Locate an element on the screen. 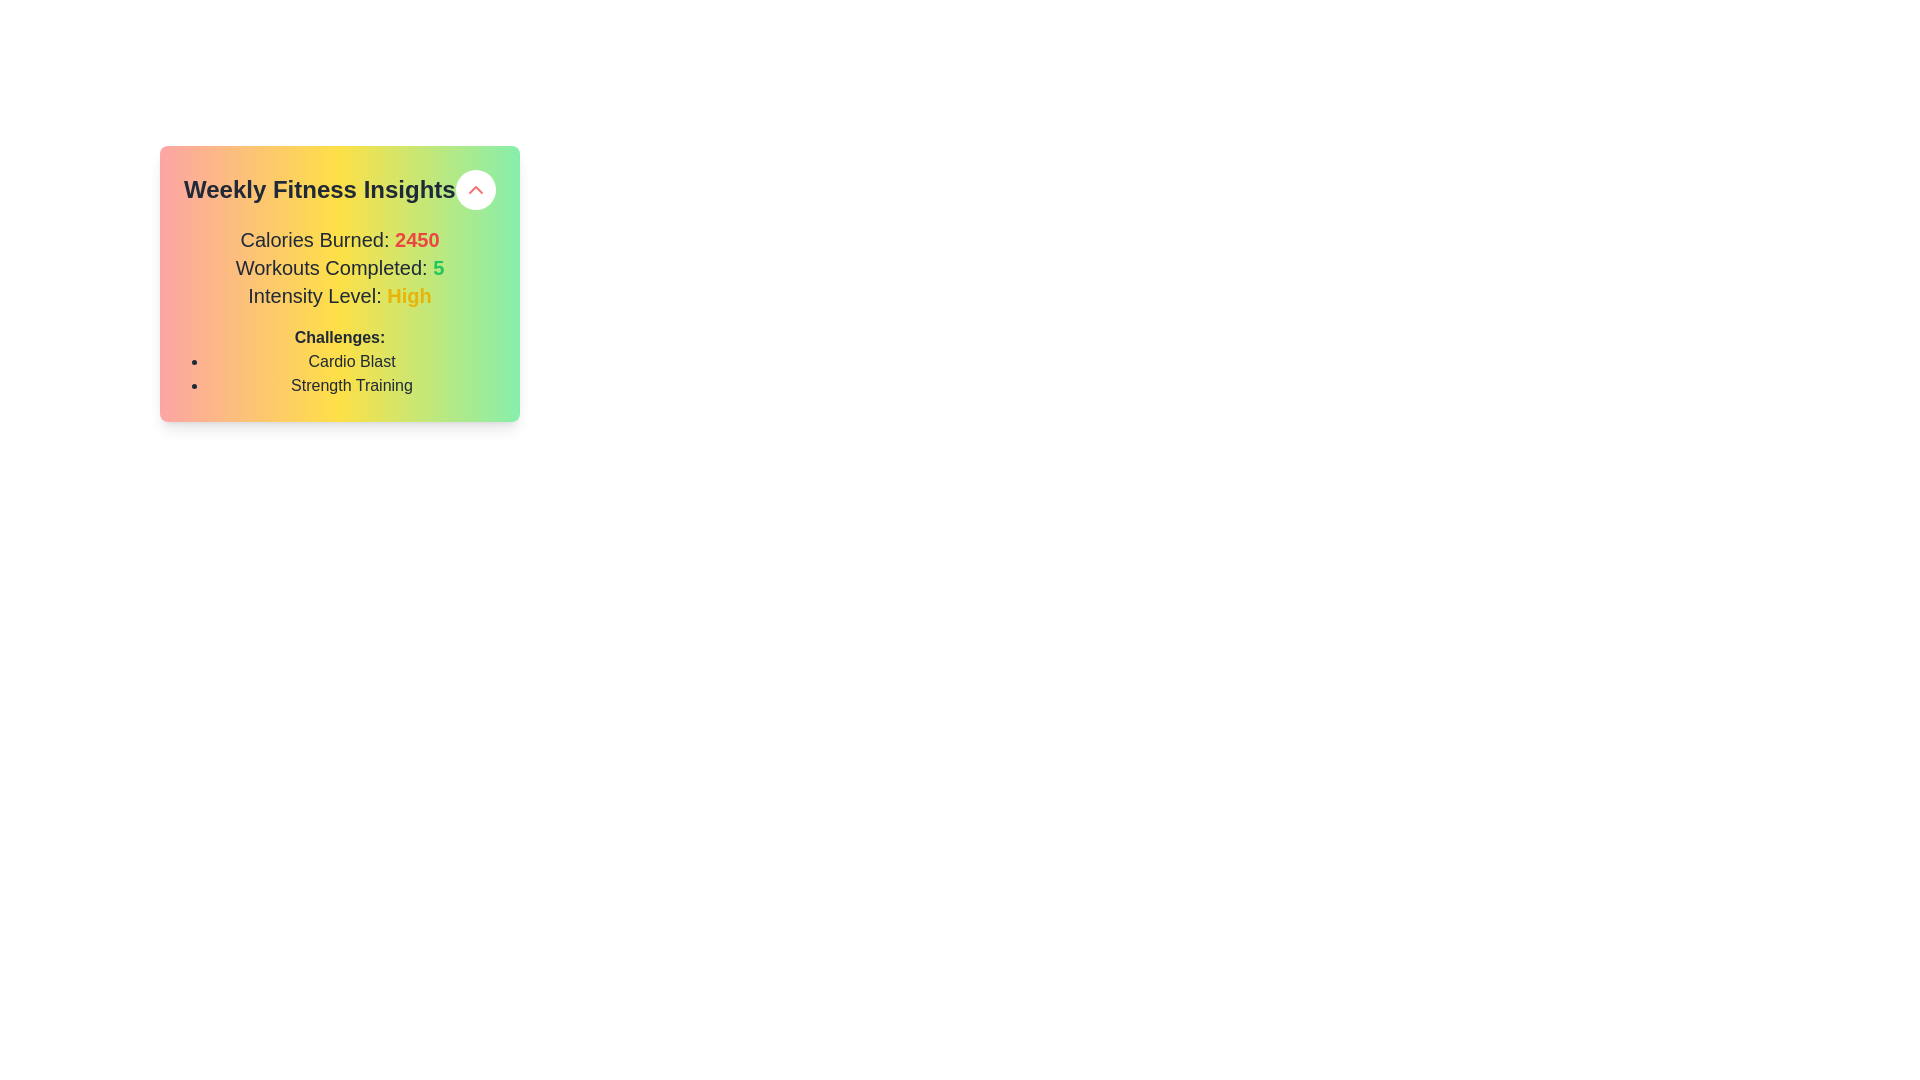 Image resolution: width=1920 pixels, height=1080 pixels. the upward-pointing chevron icon located in the top-right corner of the 'Weekly Fitness Insights' card, which serves as a toggle for collapsing or expanding content is located at coordinates (474, 189).